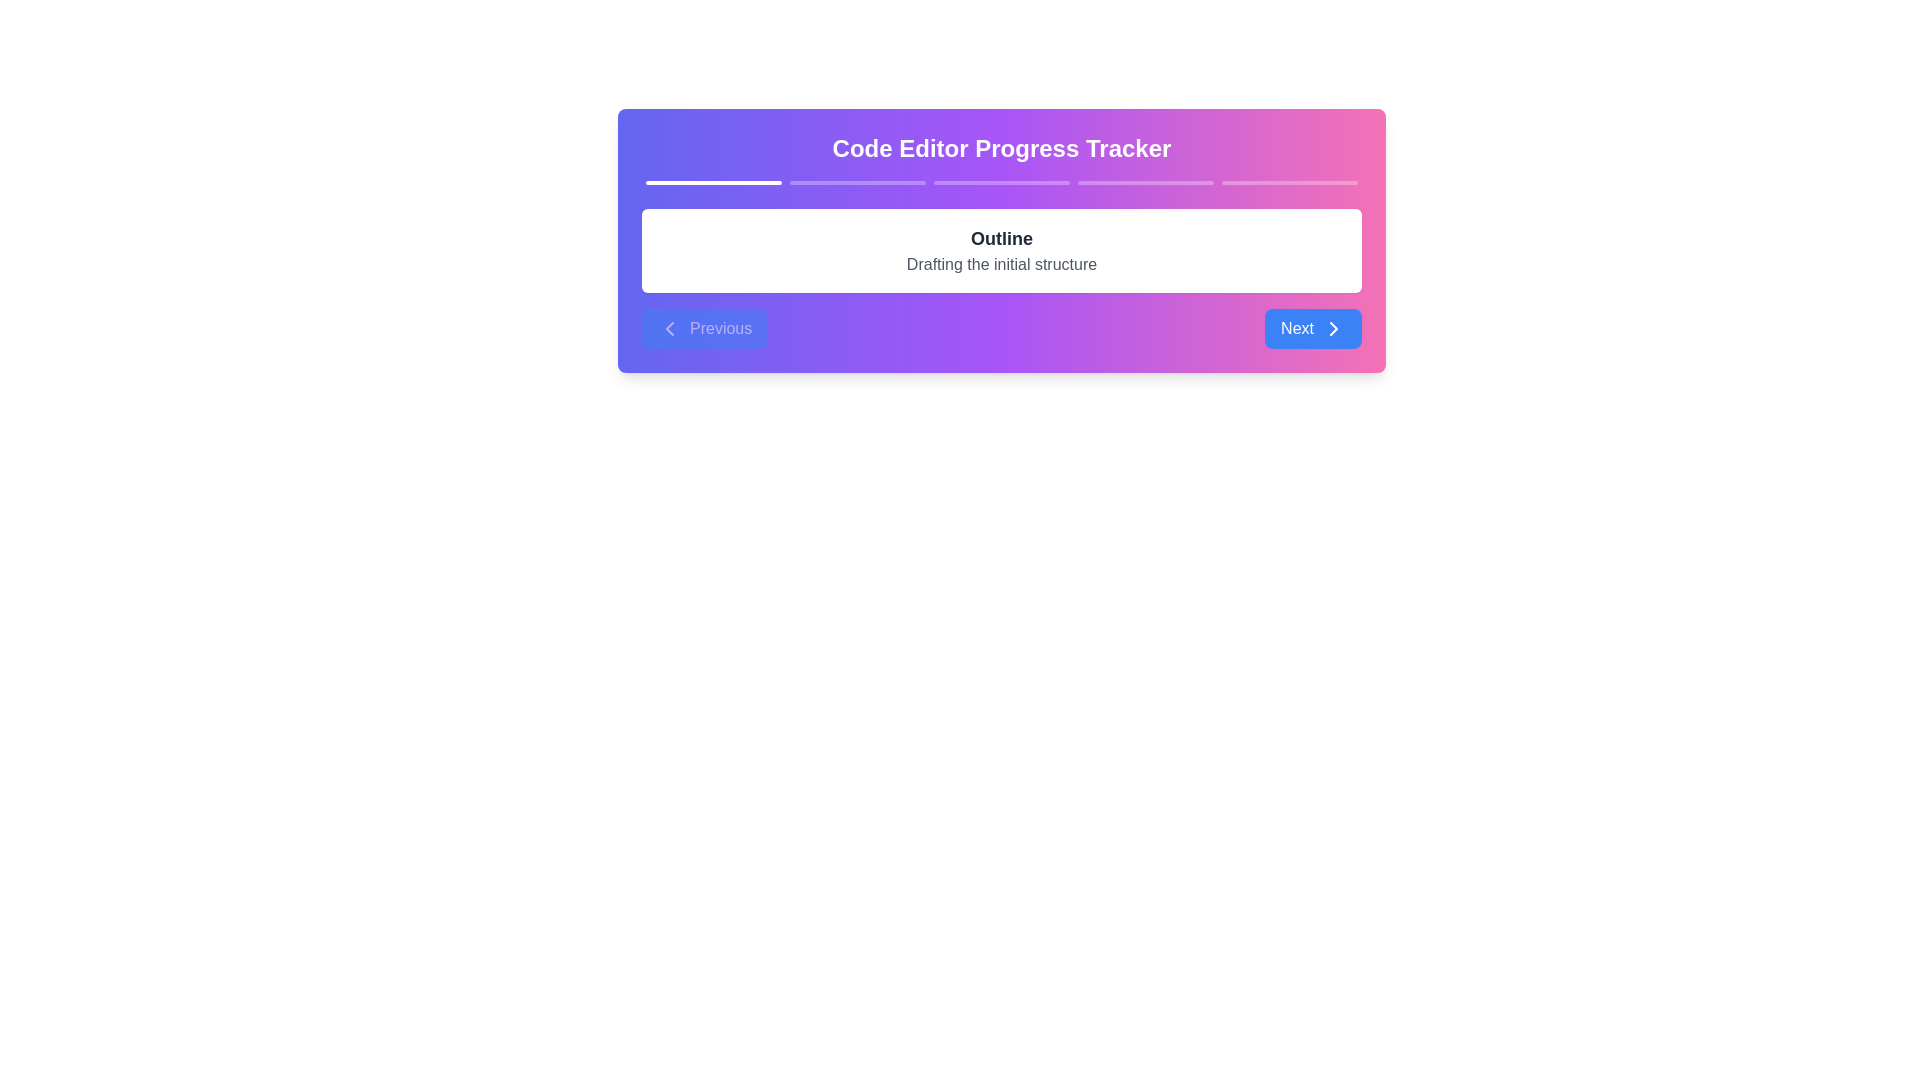 This screenshot has height=1080, width=1920. I want to click on the fifth progress step indicator, which is a thin, horizontal, partially transparent white bar located near the top edge of the colorful progress tracker section, so click(1290, 182).